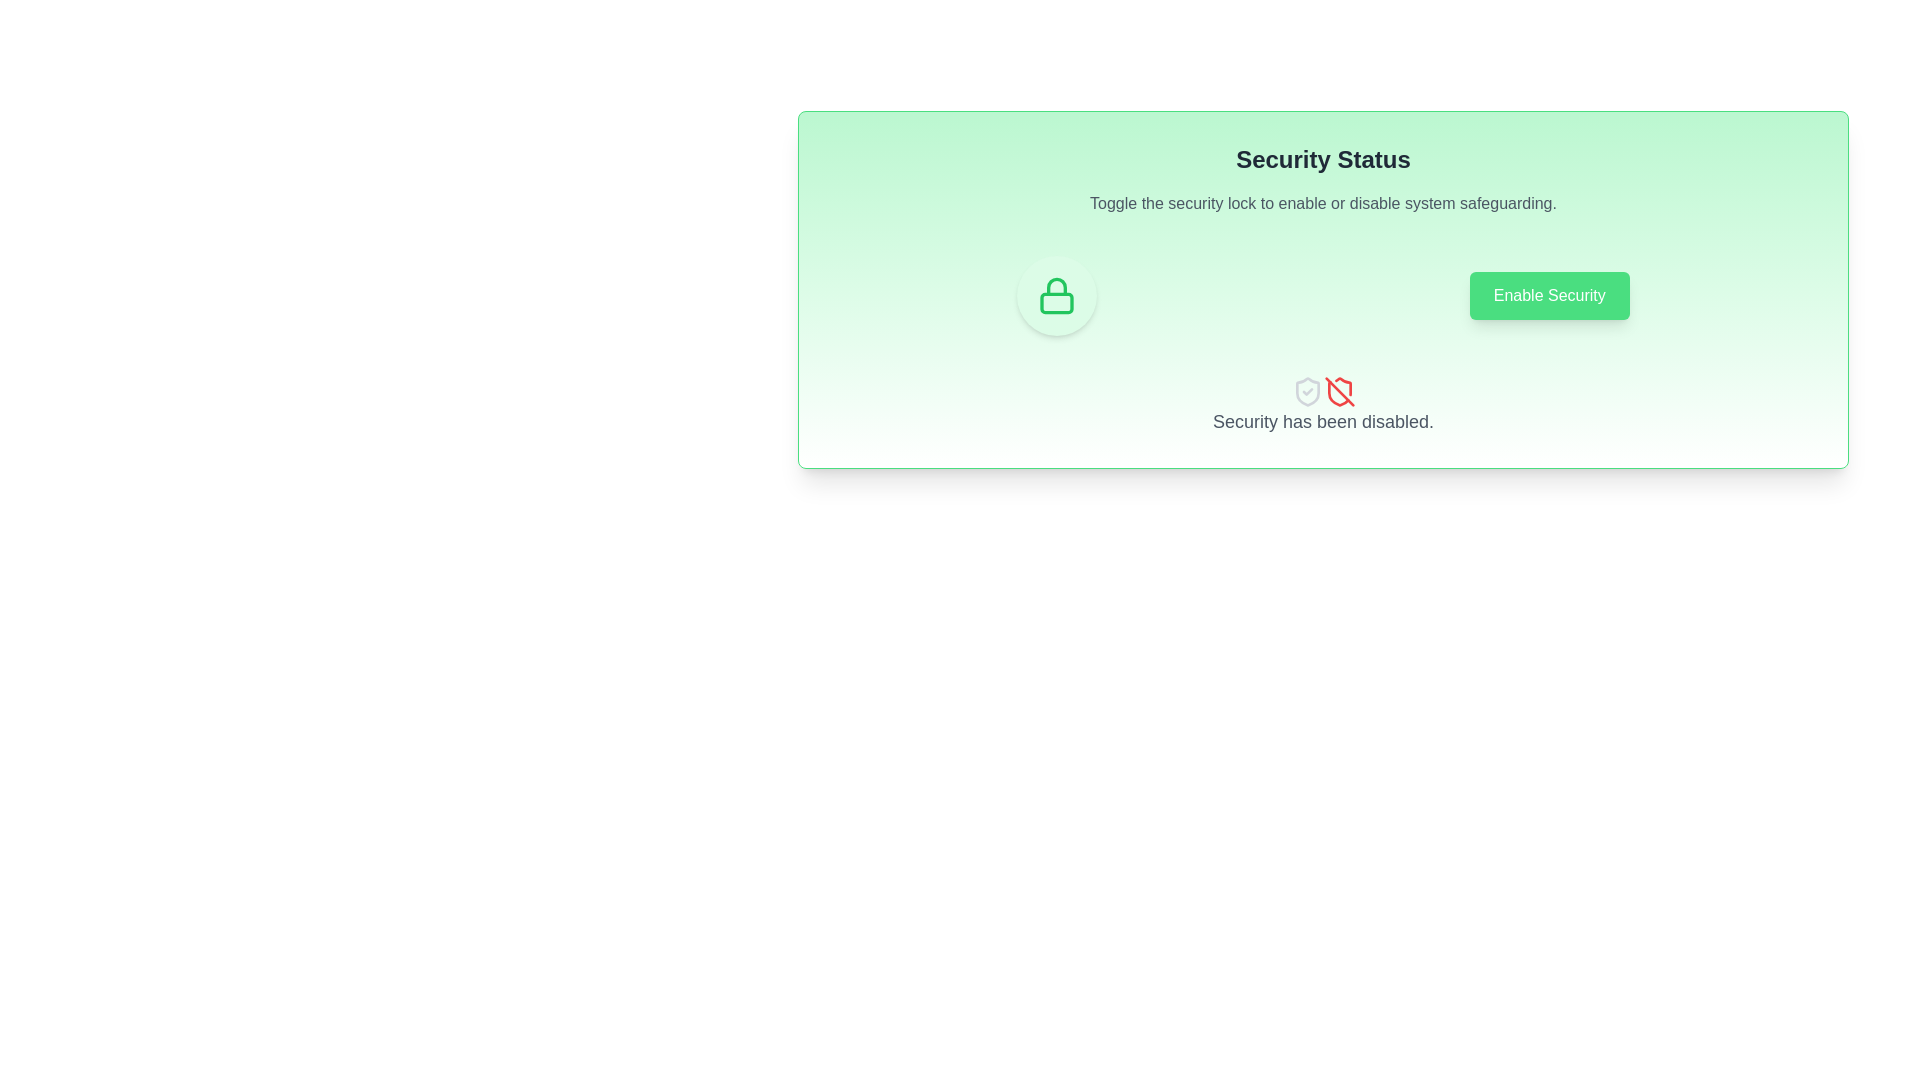 The width and height of the screenshot is (1920, 1080). Describe the element at coordinates (1323, 405) in the screenshot. I see `informative text indicating that the security functionality is currently disabled, which is located below the 'Enable Security' button in the lower center of the interface` at that location.